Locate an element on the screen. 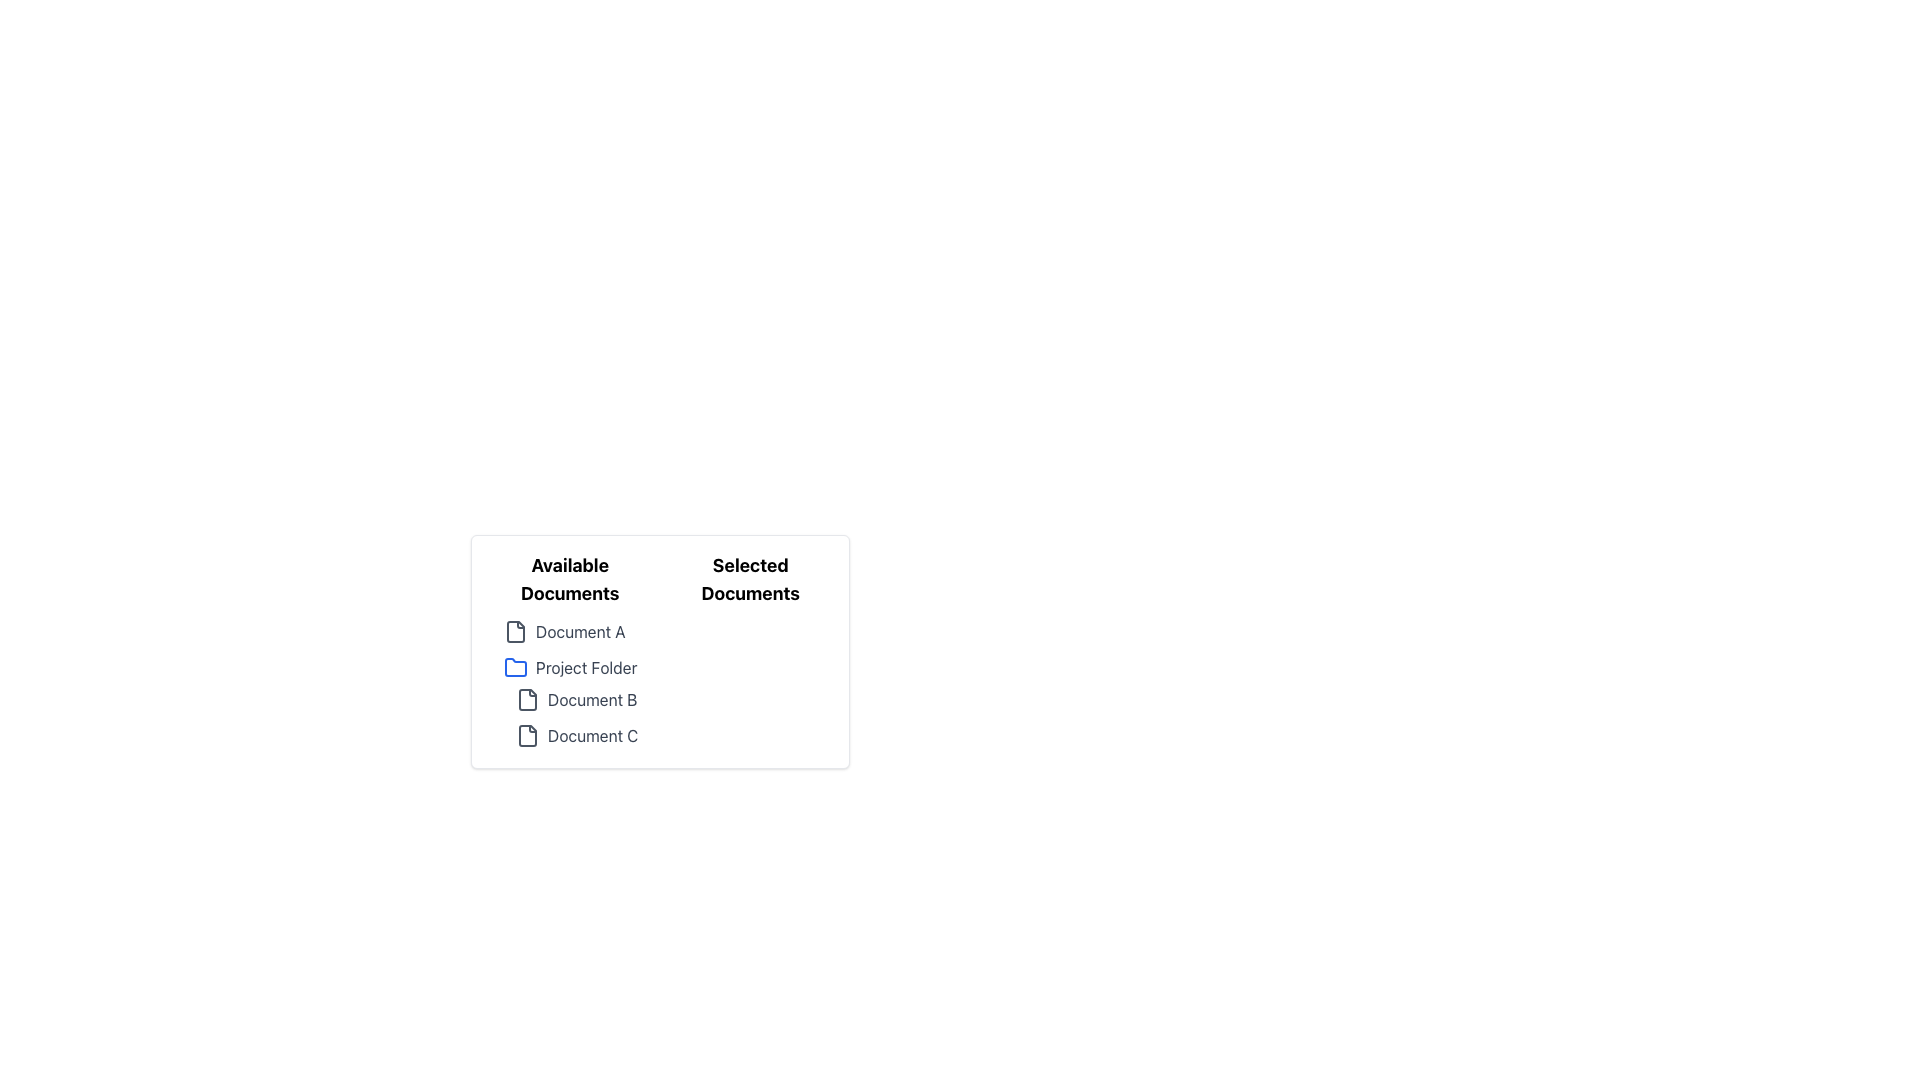  the bold, black text header 'Available Documents' that is positioned at the top of the document section, preceding the list of entries is located at coordinates (569, 579).